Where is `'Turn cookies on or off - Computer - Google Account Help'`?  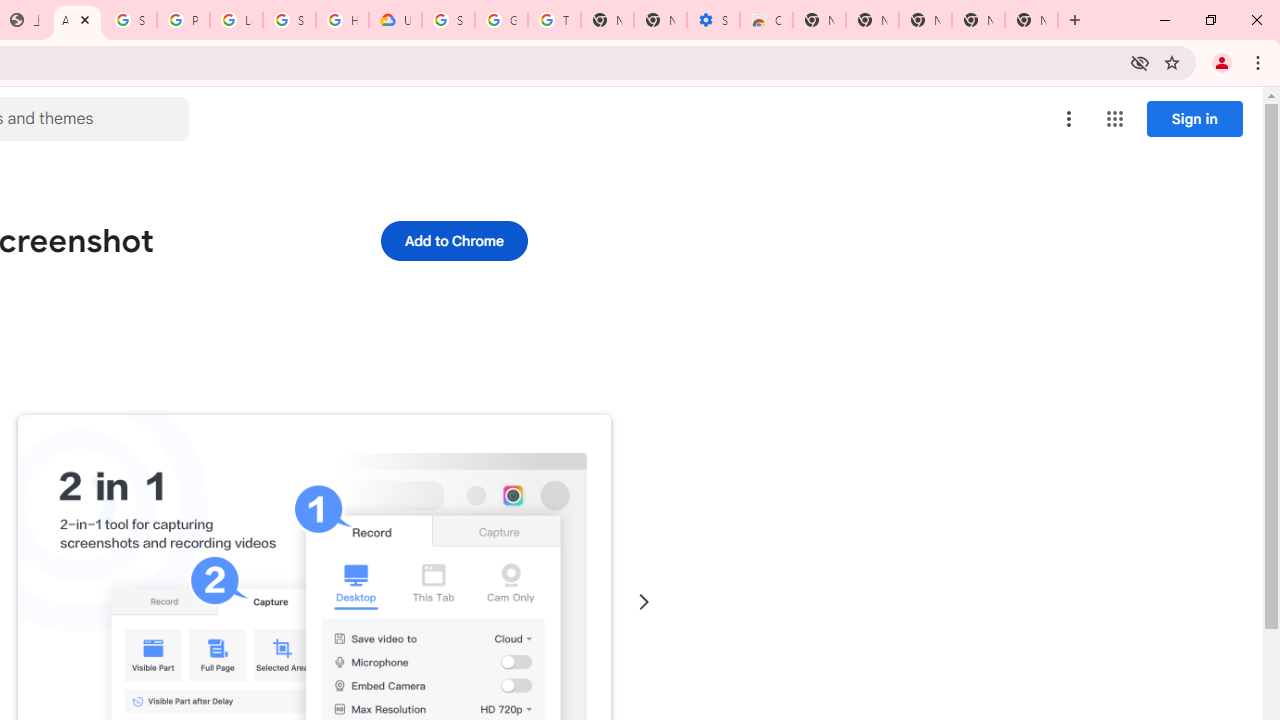 'Turn cookies on or off - Computer - Google Account Help' is located at coordinates (554, 20).